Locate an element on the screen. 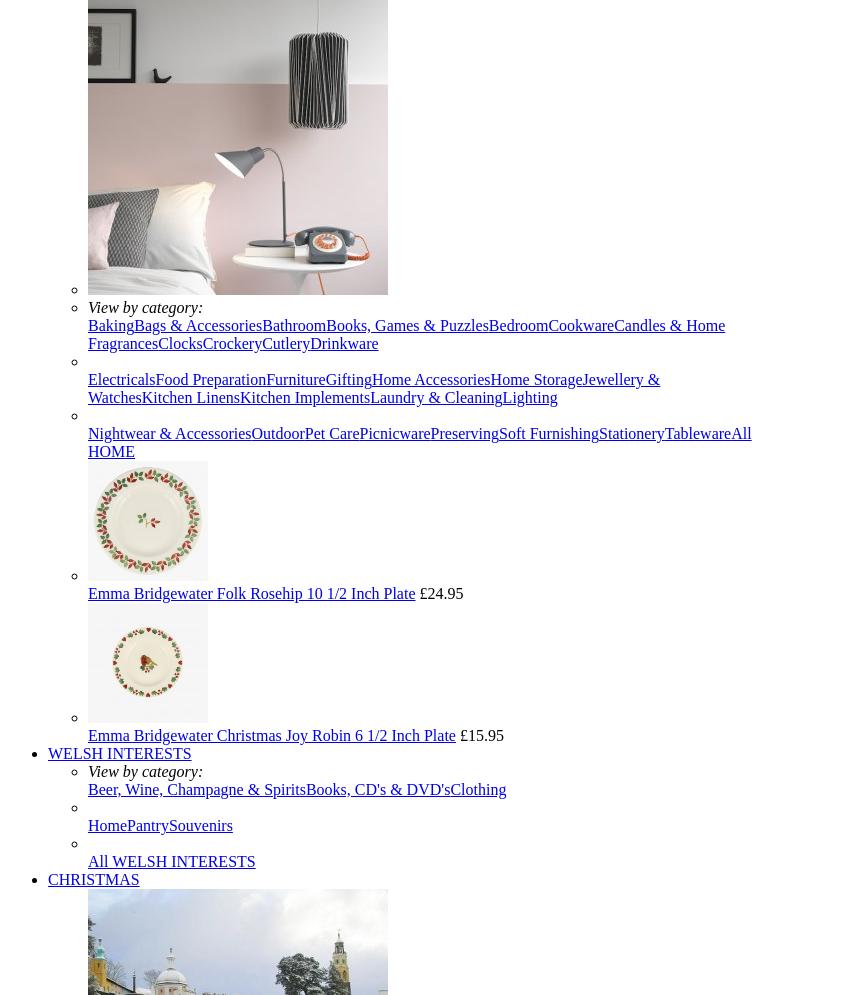 Image resolution: width=856 pixels, height=995 pixels. 'Tableware' is located at coordinates (696, 432).